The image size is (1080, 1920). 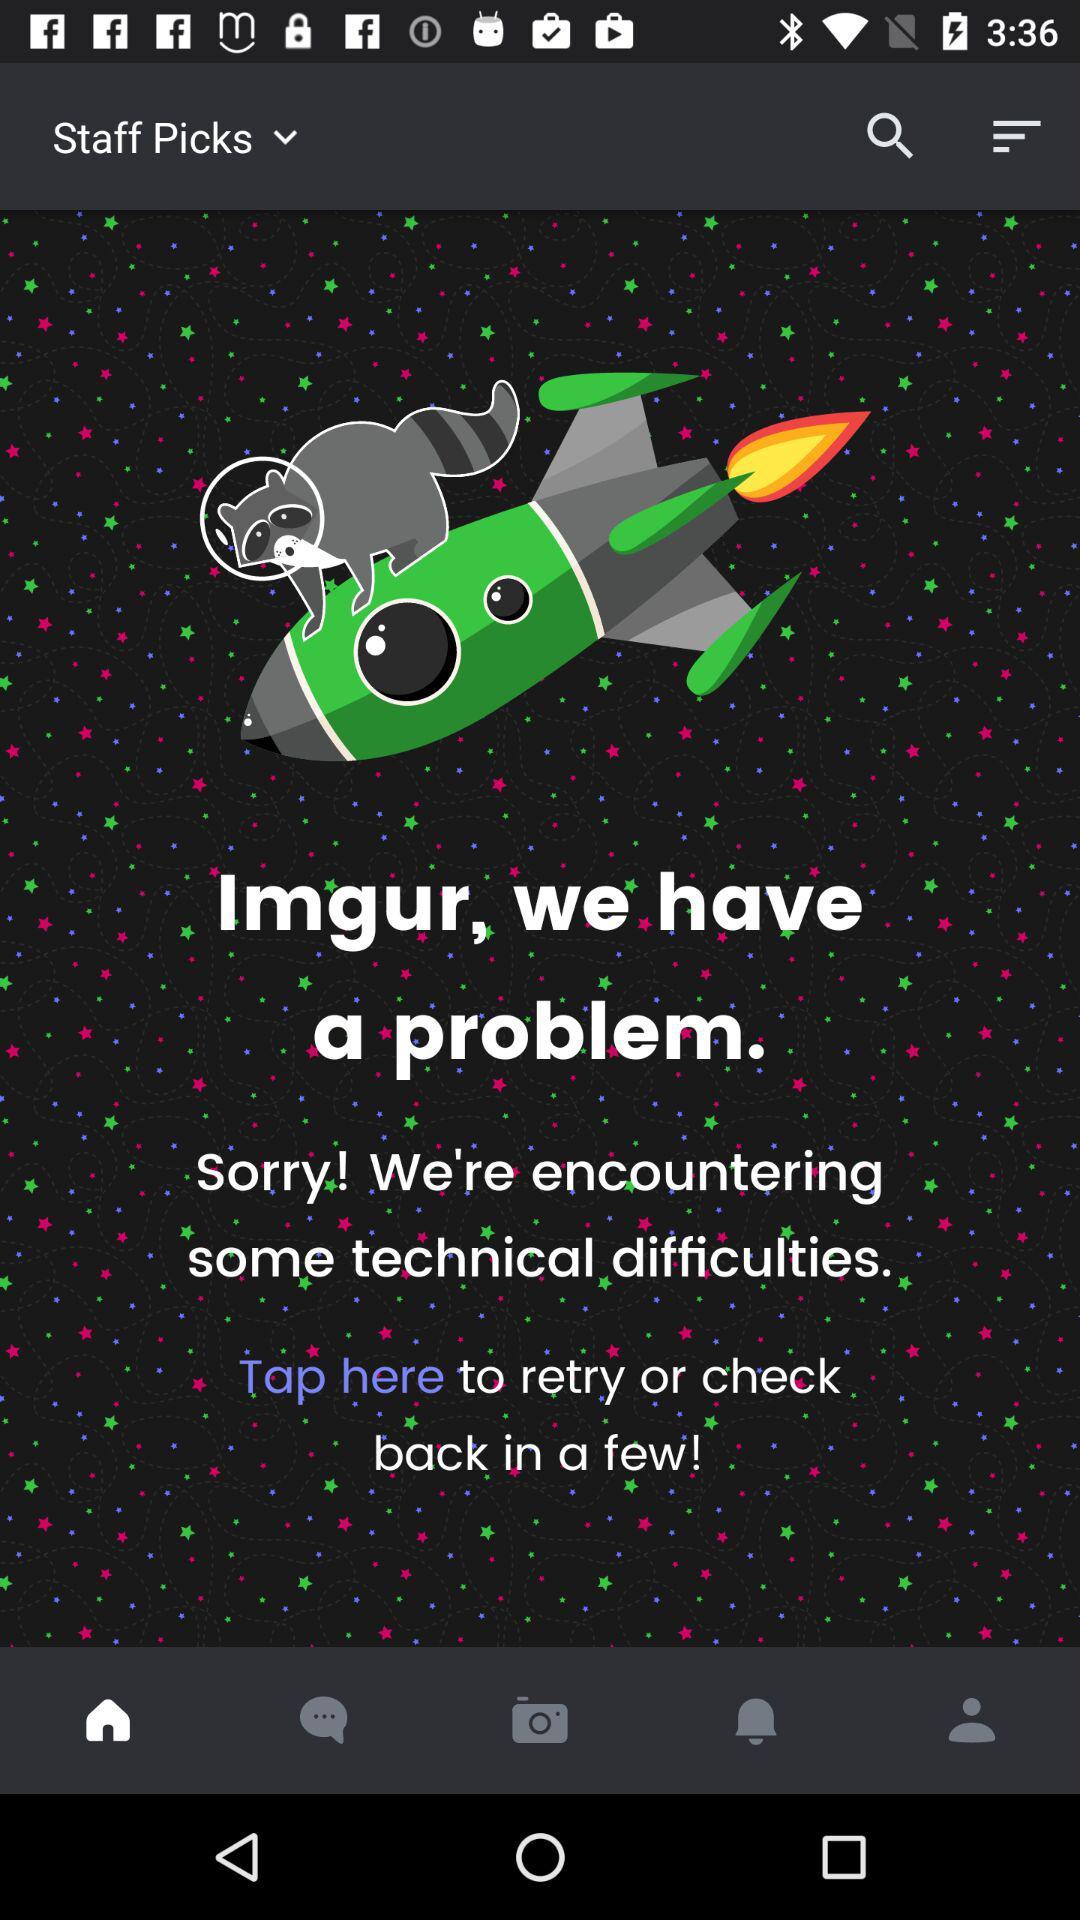 I want to click on profile, so click(x=971, y=1719).